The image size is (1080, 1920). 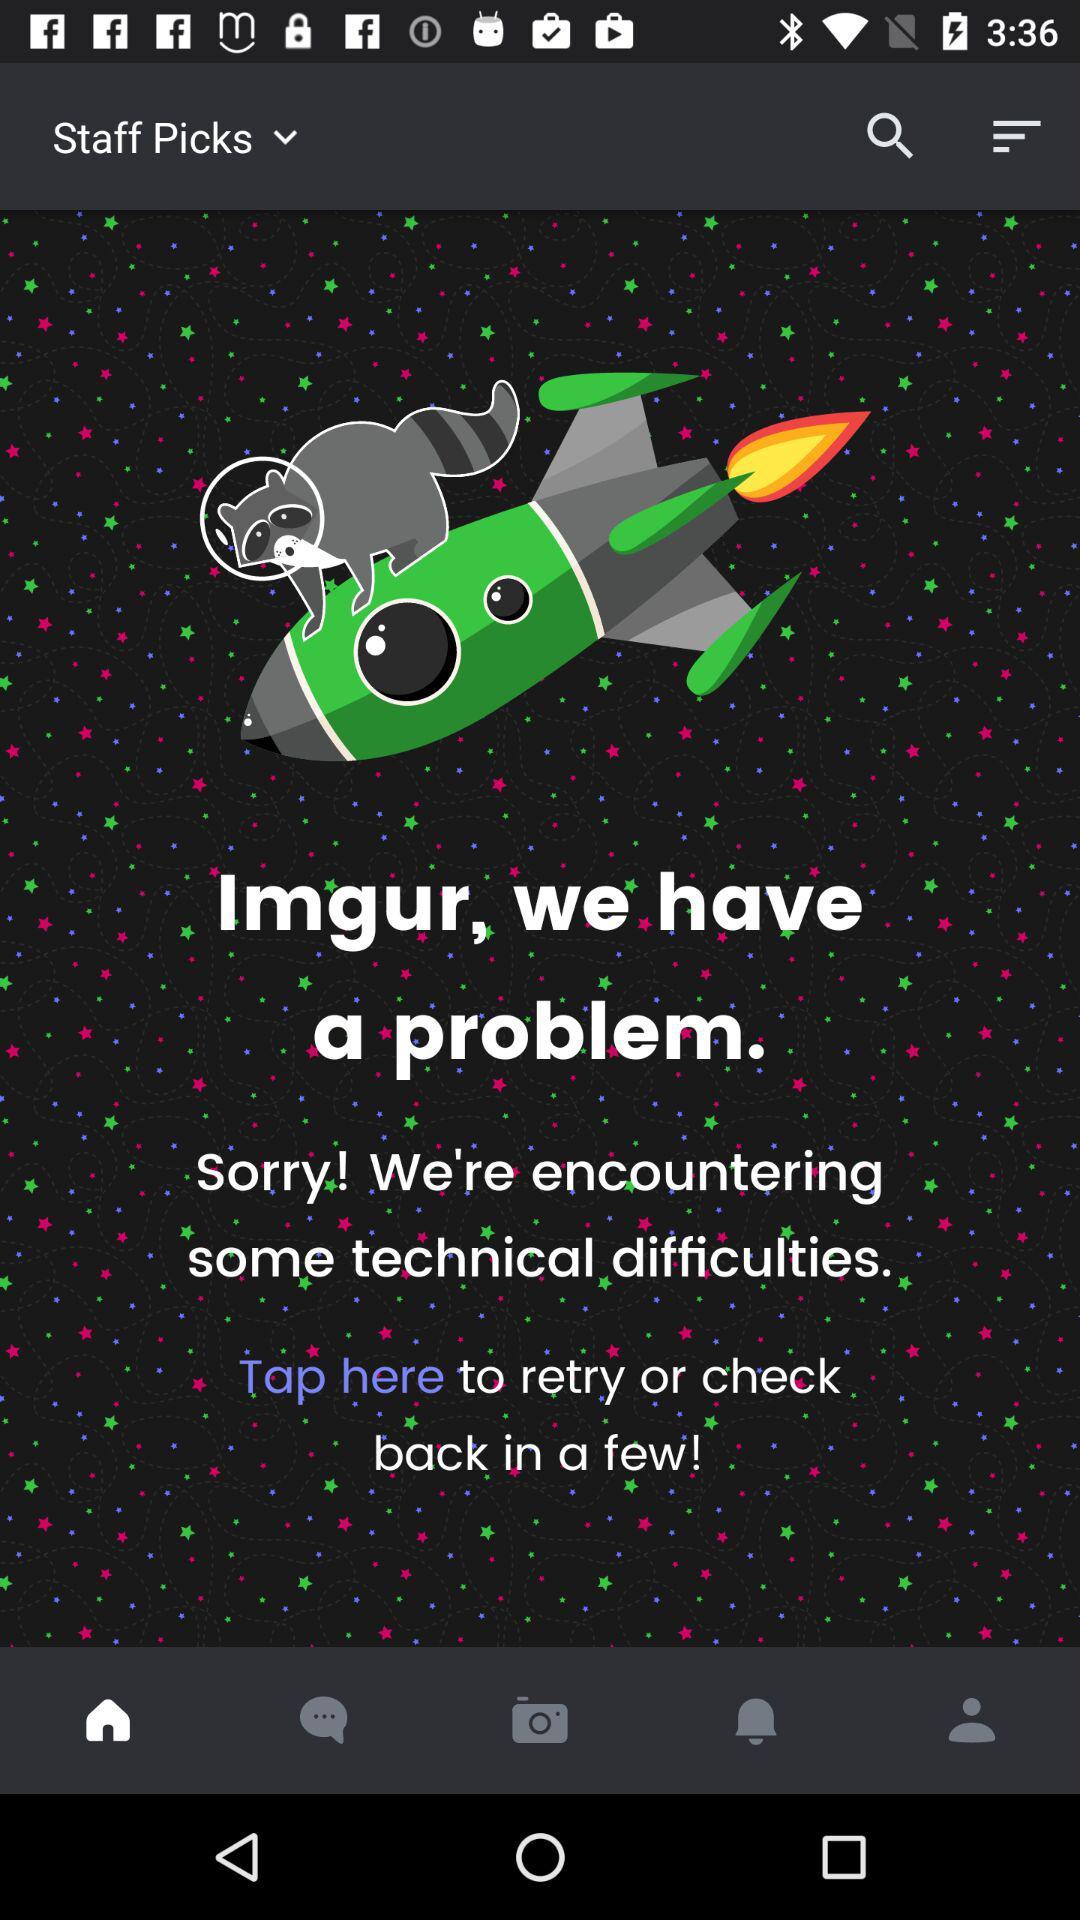 I want to click on profile, so click(x=971, y=1719).